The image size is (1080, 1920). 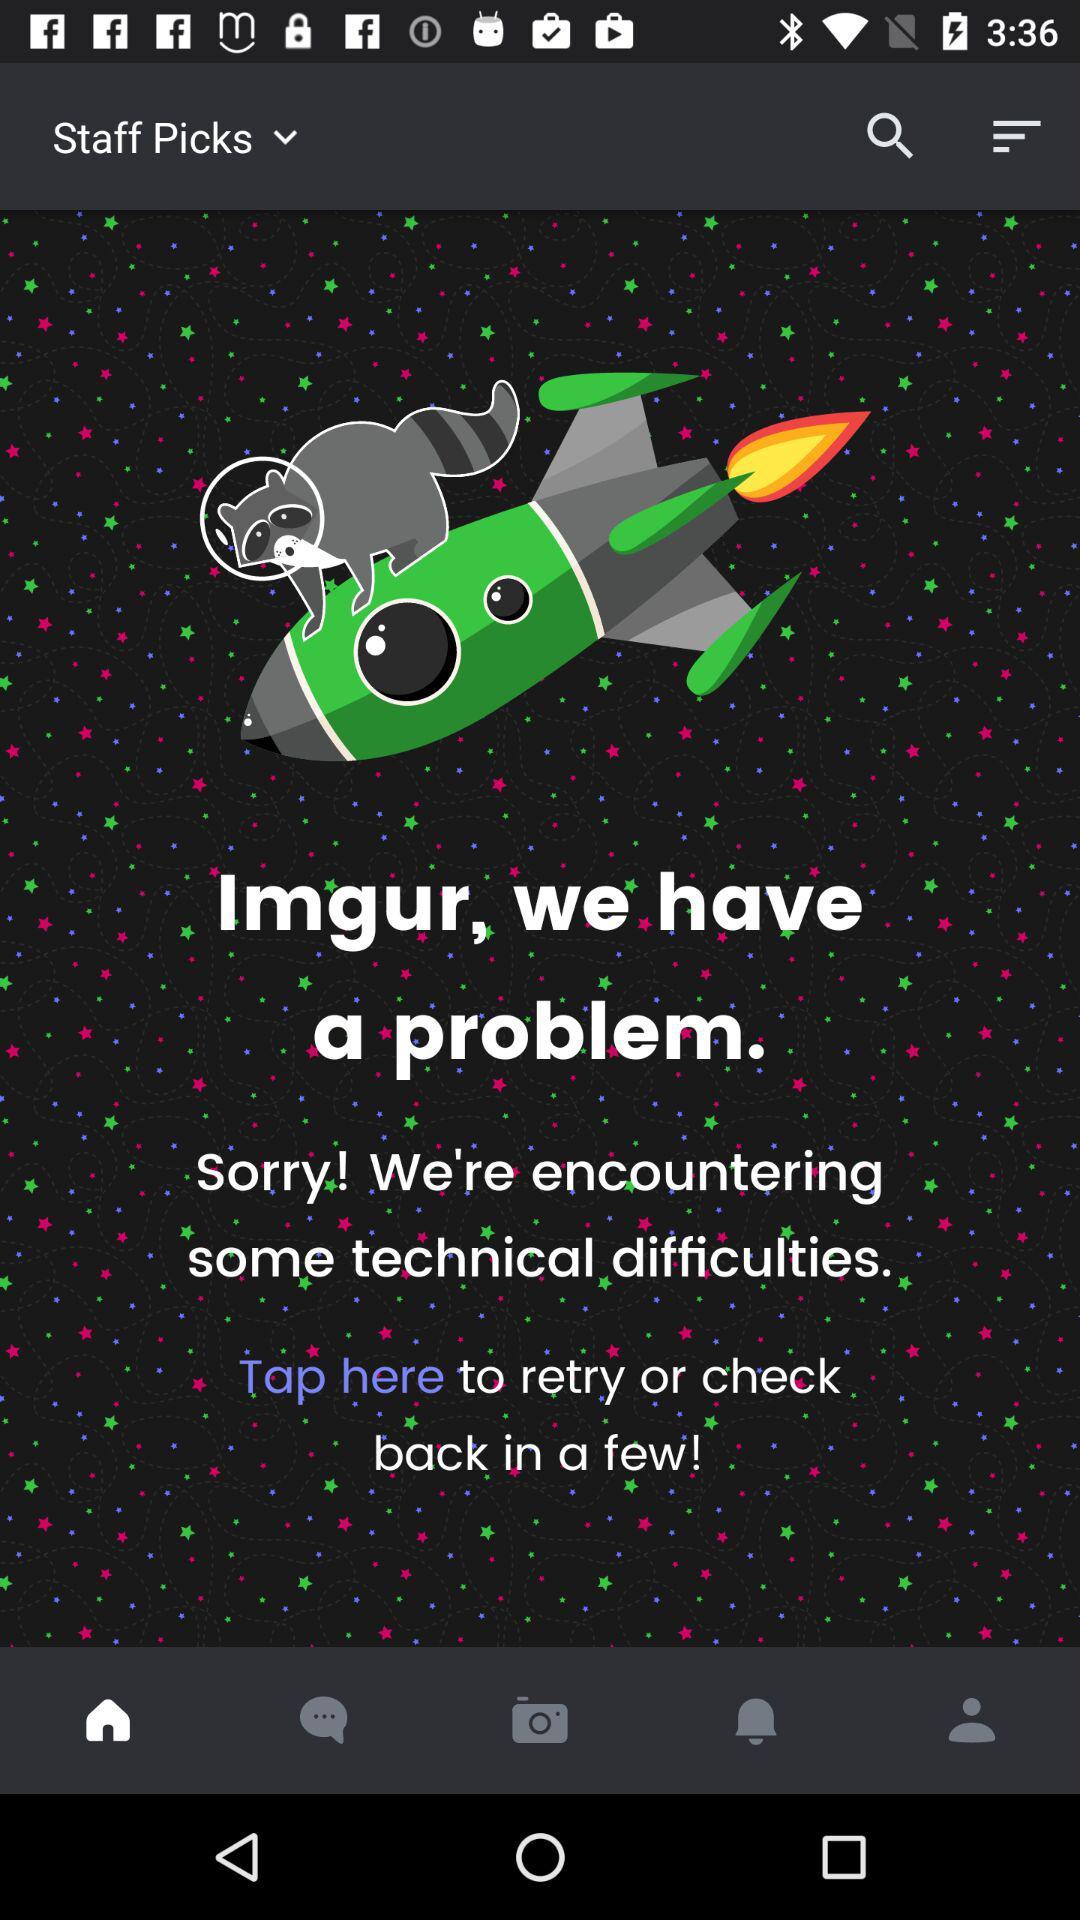 I want to click on profile, so click(x=971, y=1719).